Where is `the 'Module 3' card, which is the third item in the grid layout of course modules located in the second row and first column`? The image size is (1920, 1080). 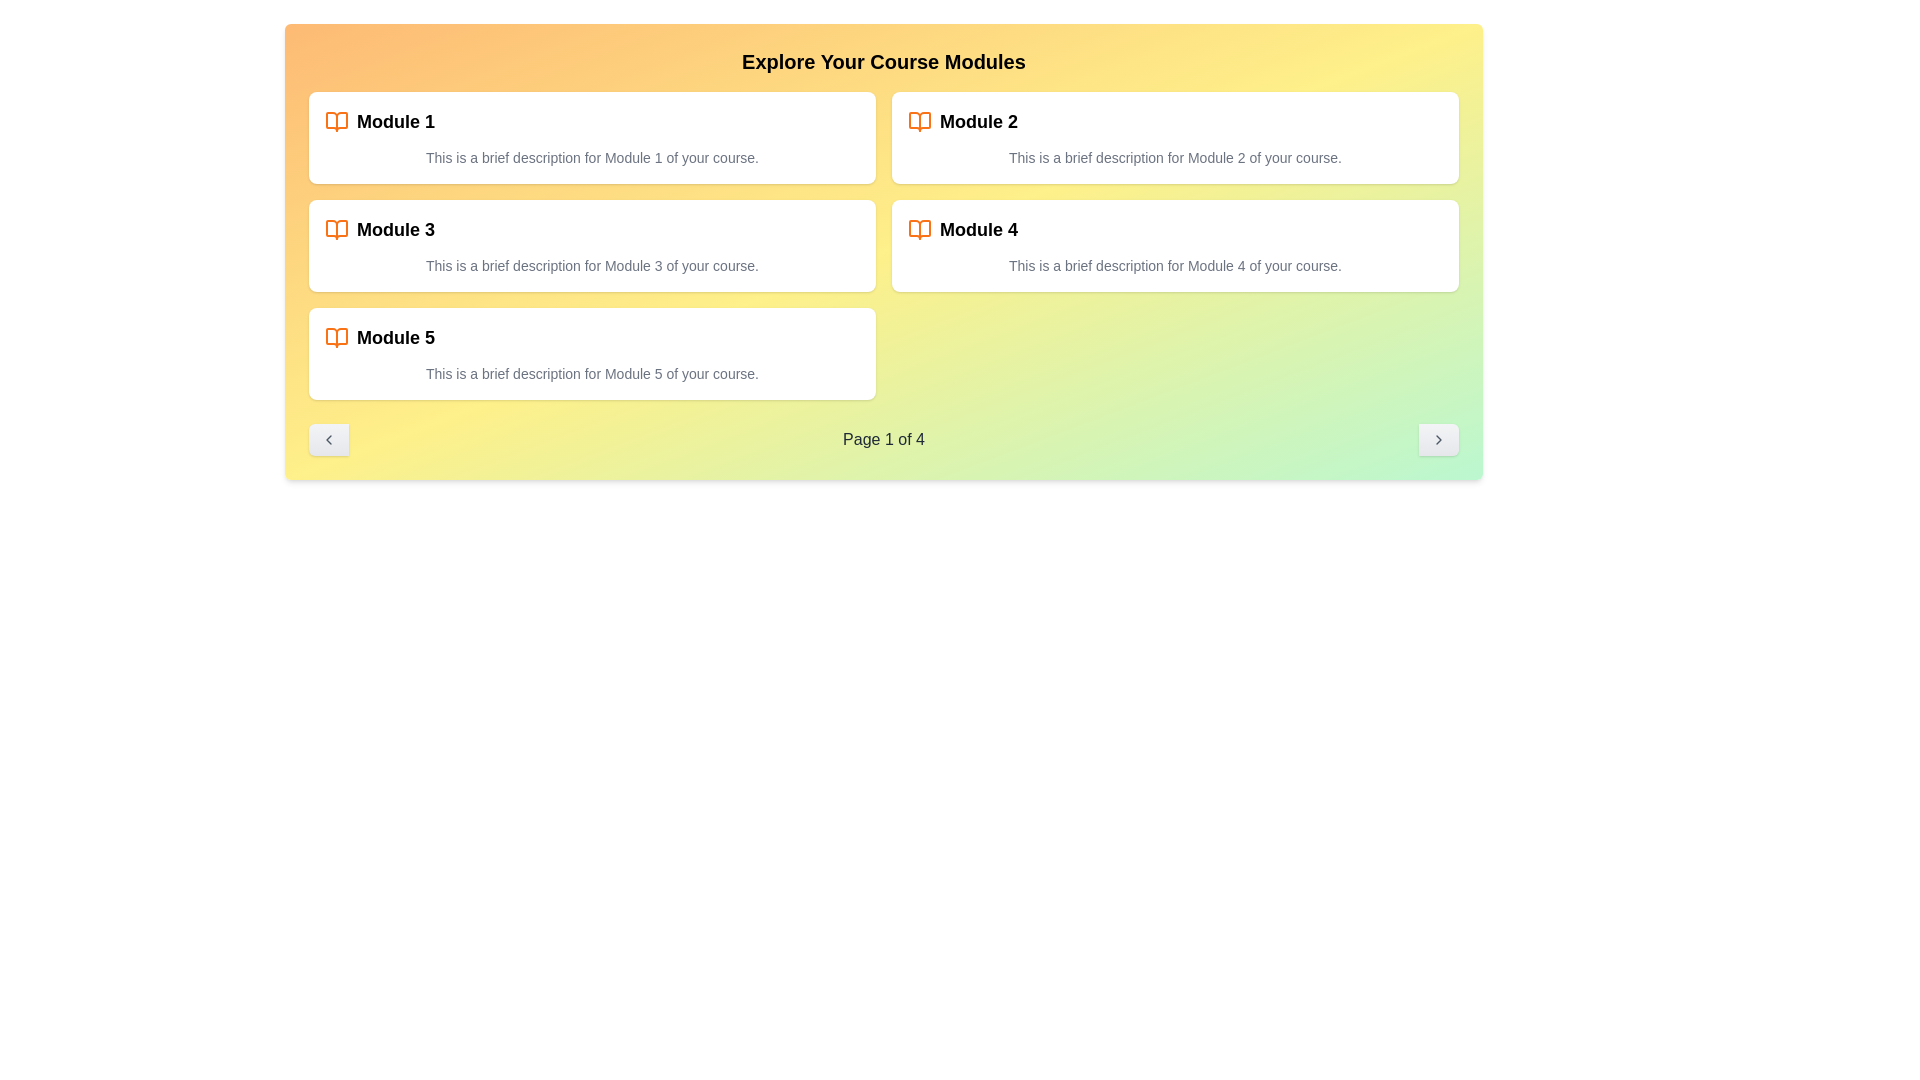
the 'Module 3' card, which is the third item in the grid layout of course modules located in the second row and first column is located at coordinates (591, 245).